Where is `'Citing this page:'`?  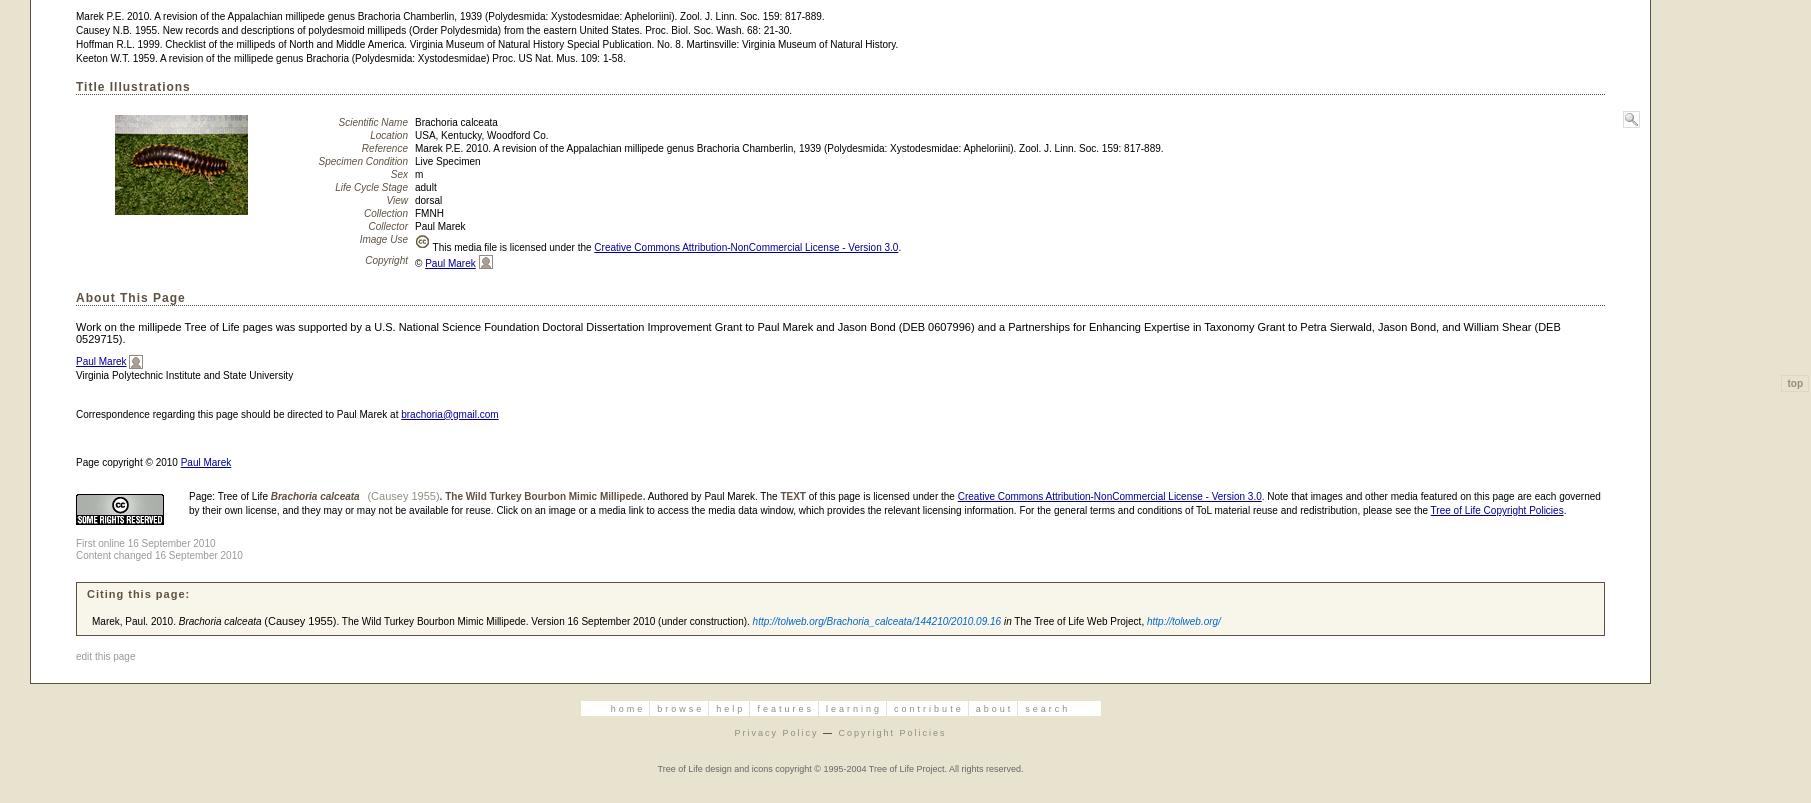 'Citing this page:' is located at coordinates (137, 592).